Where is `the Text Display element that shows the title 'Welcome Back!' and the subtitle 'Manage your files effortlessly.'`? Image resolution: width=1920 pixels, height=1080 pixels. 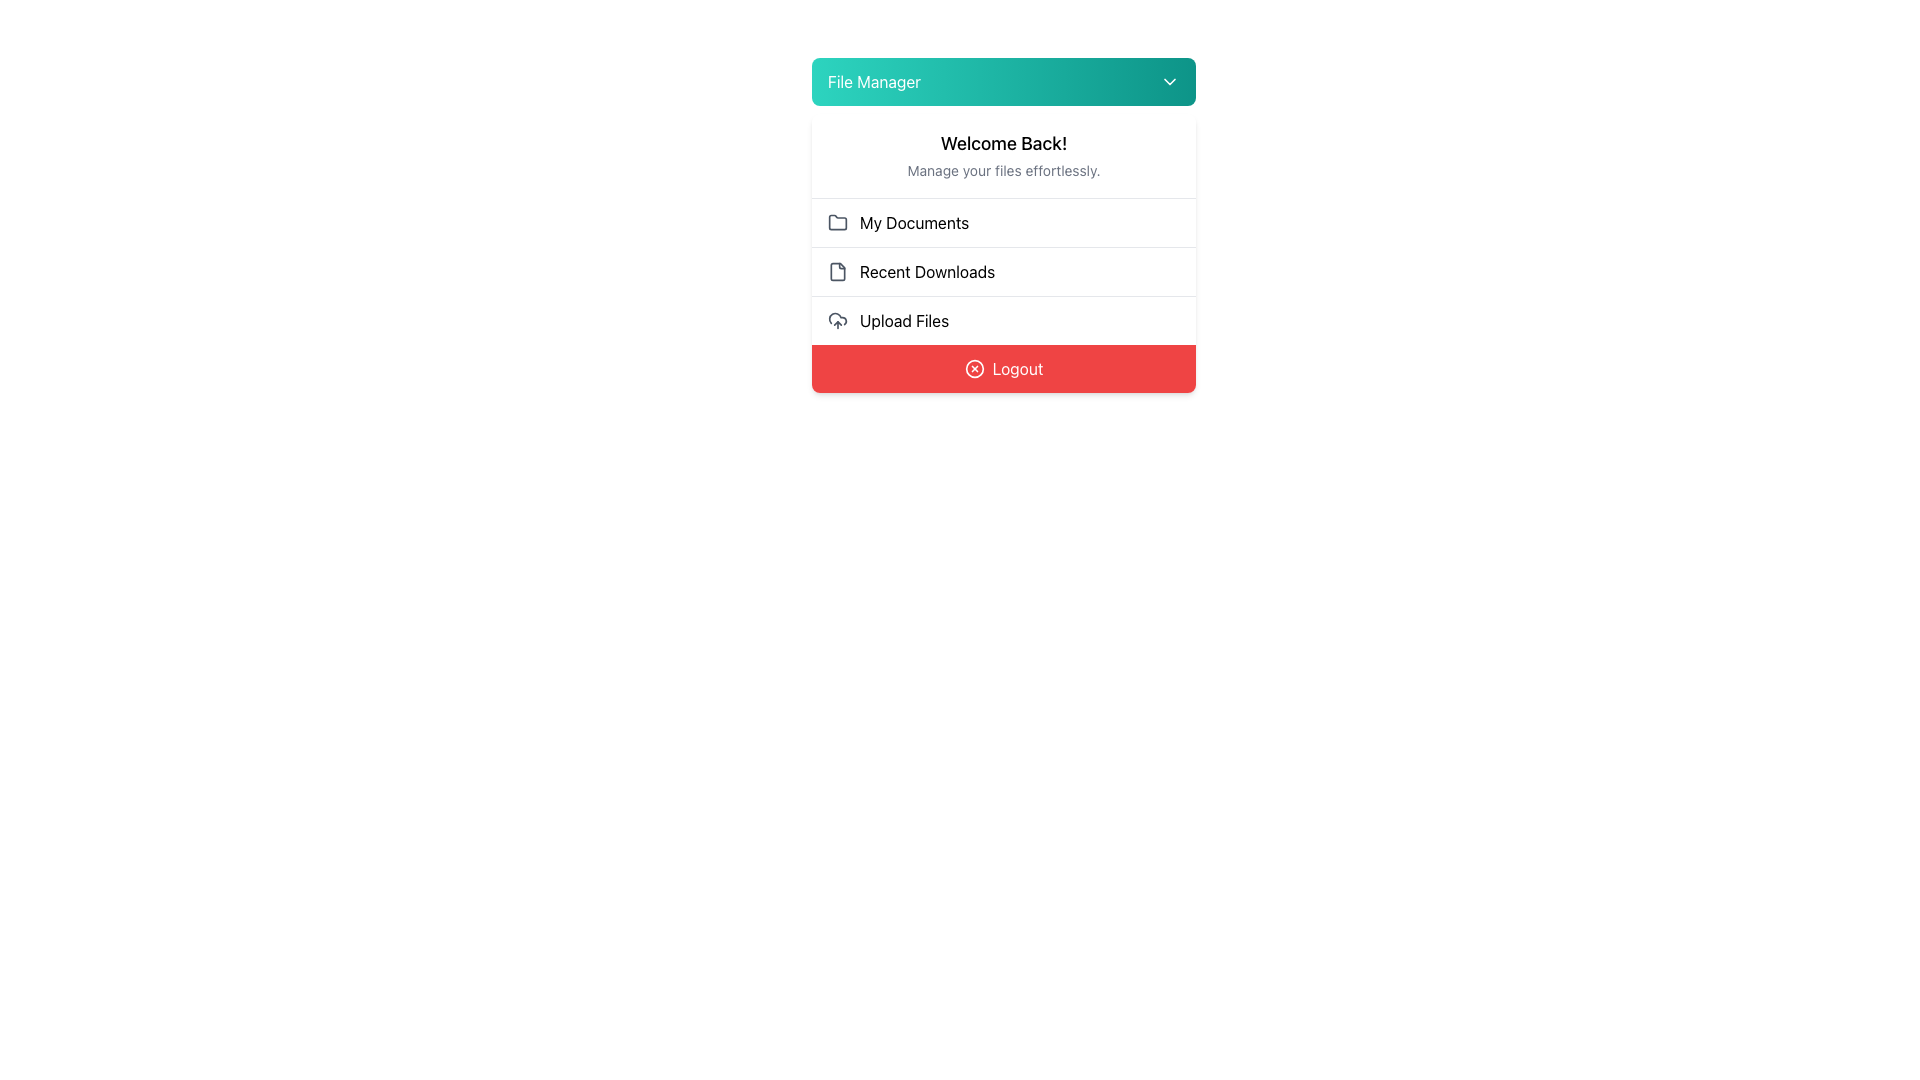
the Text Display element that shows the title 'Welcome Back!' and the subtitle 'Manage your files effortlessly.' is located at coordinates (1003, 155).